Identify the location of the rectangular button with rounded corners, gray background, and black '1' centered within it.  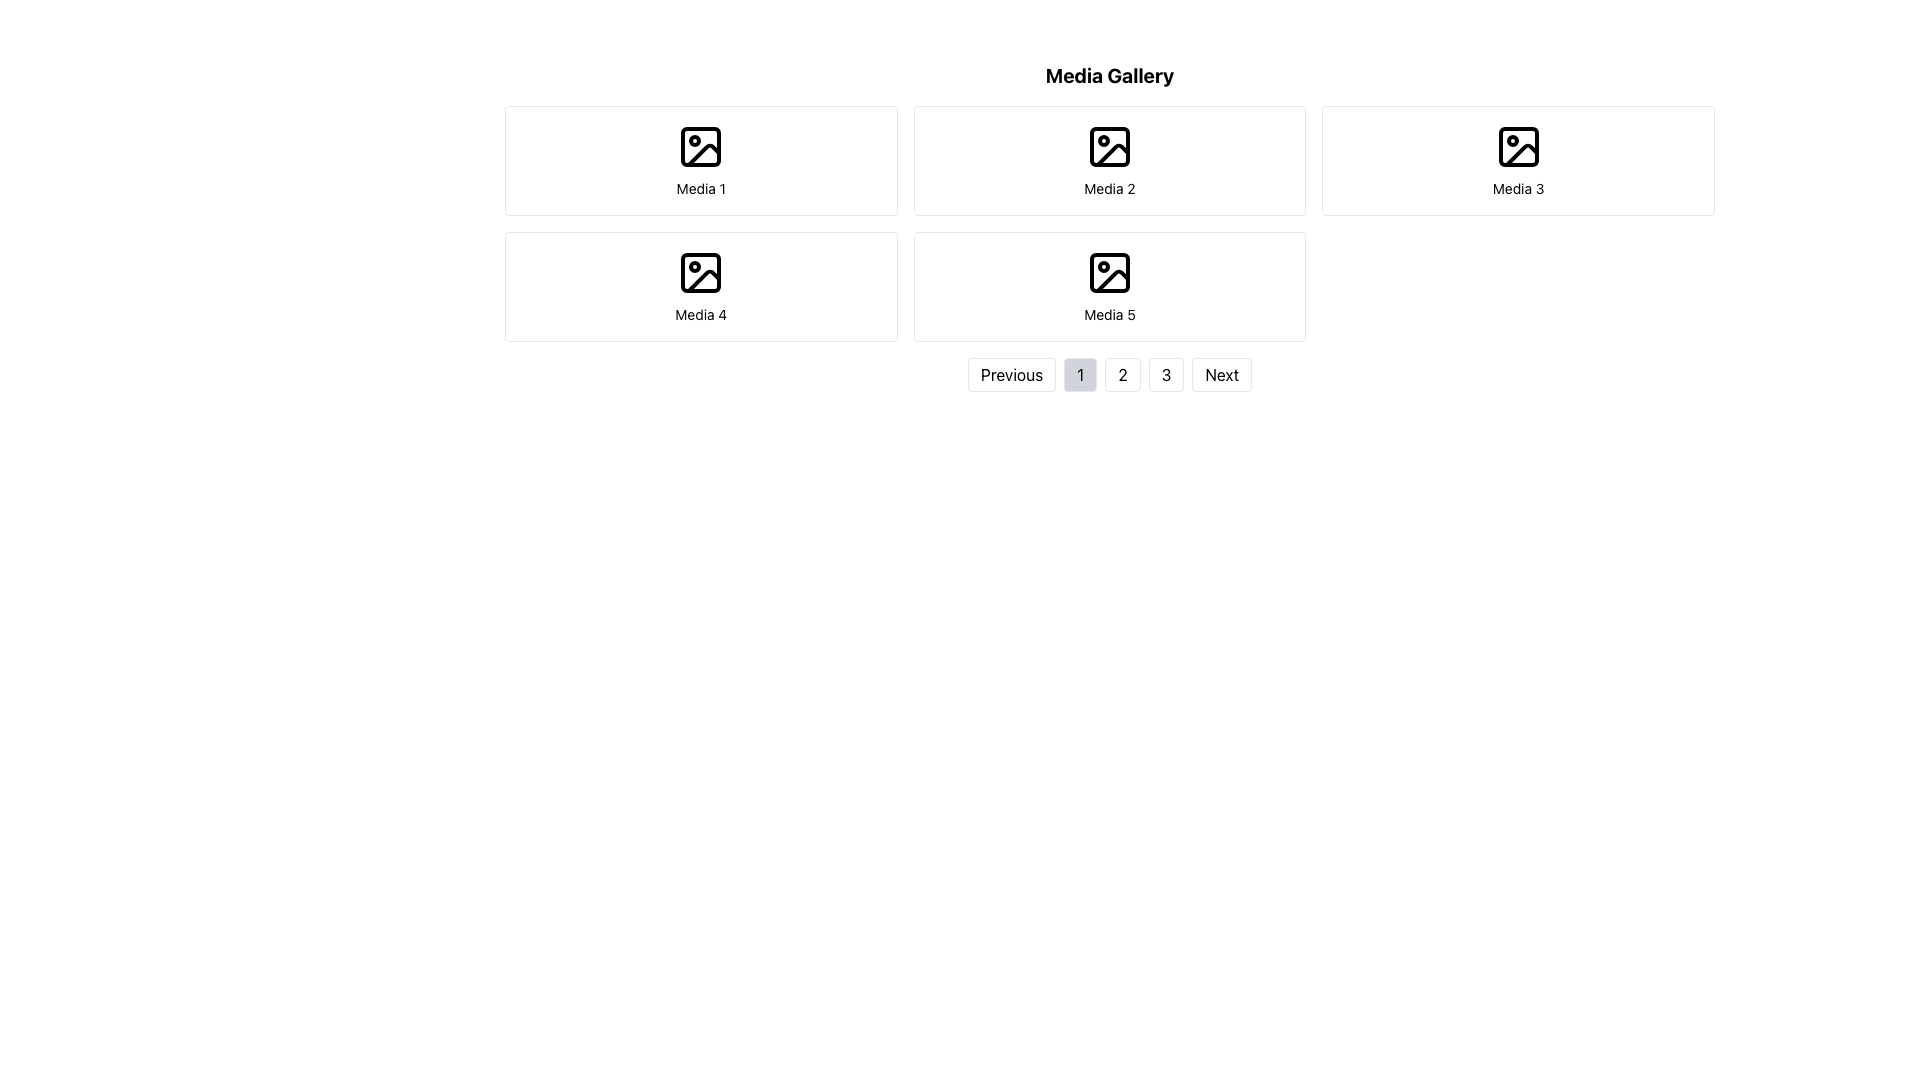
(1079, 374).